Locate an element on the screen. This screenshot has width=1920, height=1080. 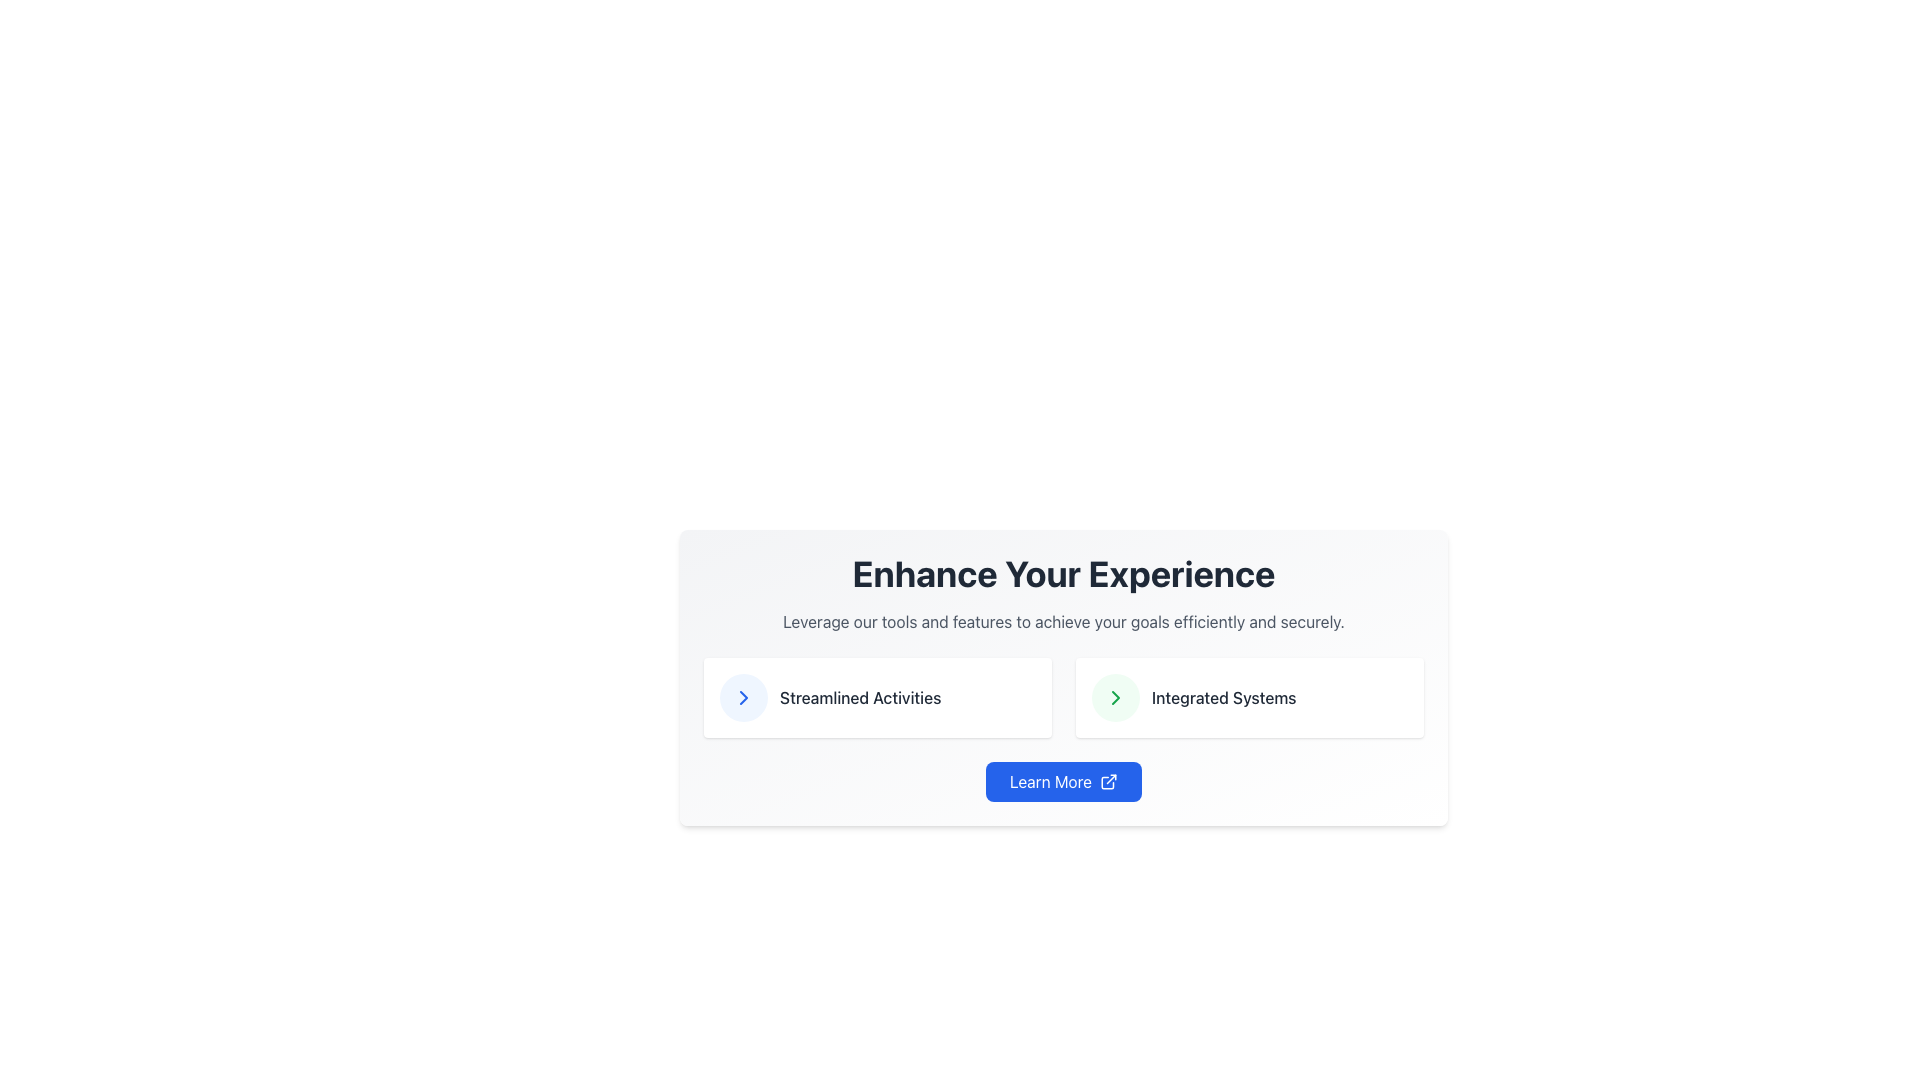
the chevron icon located inside the darker green circle to the right of the 'Integrated Systems' label is located at coordinates (1115, 697).